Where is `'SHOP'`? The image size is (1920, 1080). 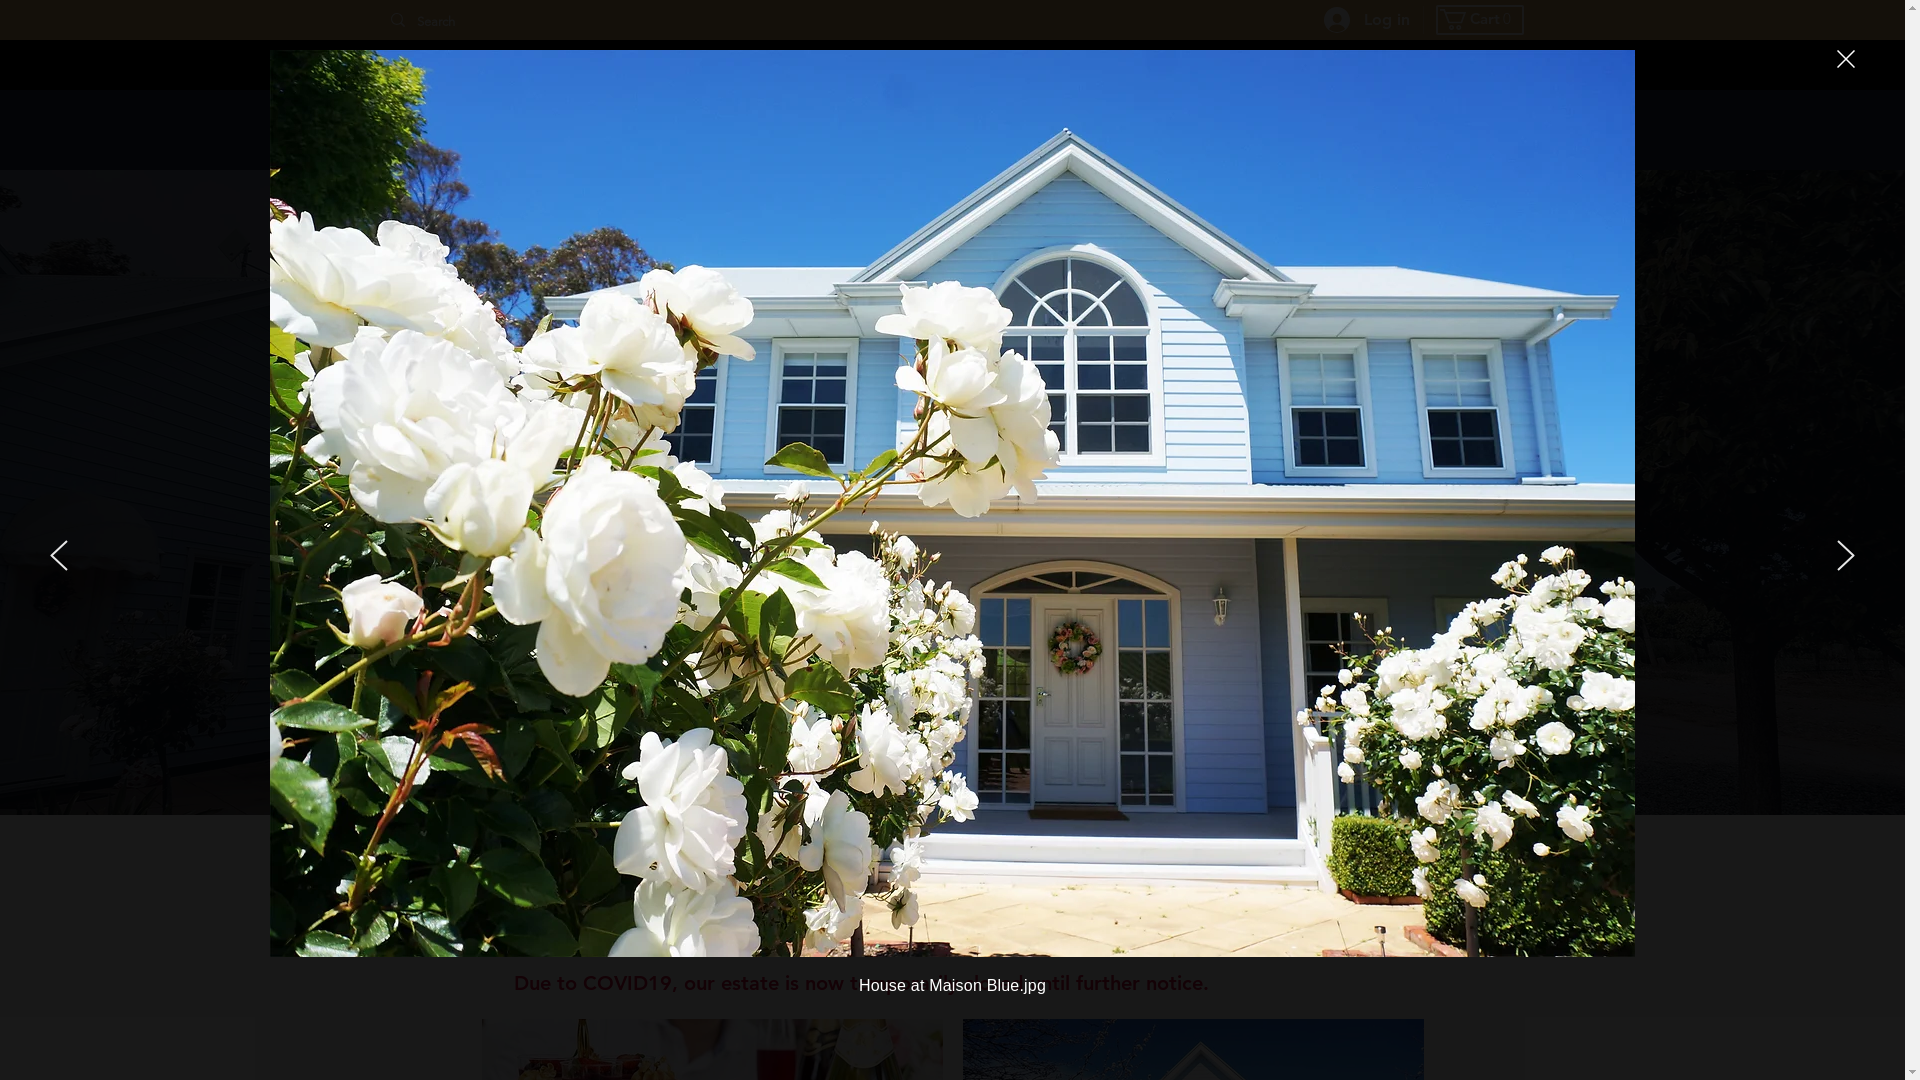
'SHOP' is located at coordinates (950, 130).